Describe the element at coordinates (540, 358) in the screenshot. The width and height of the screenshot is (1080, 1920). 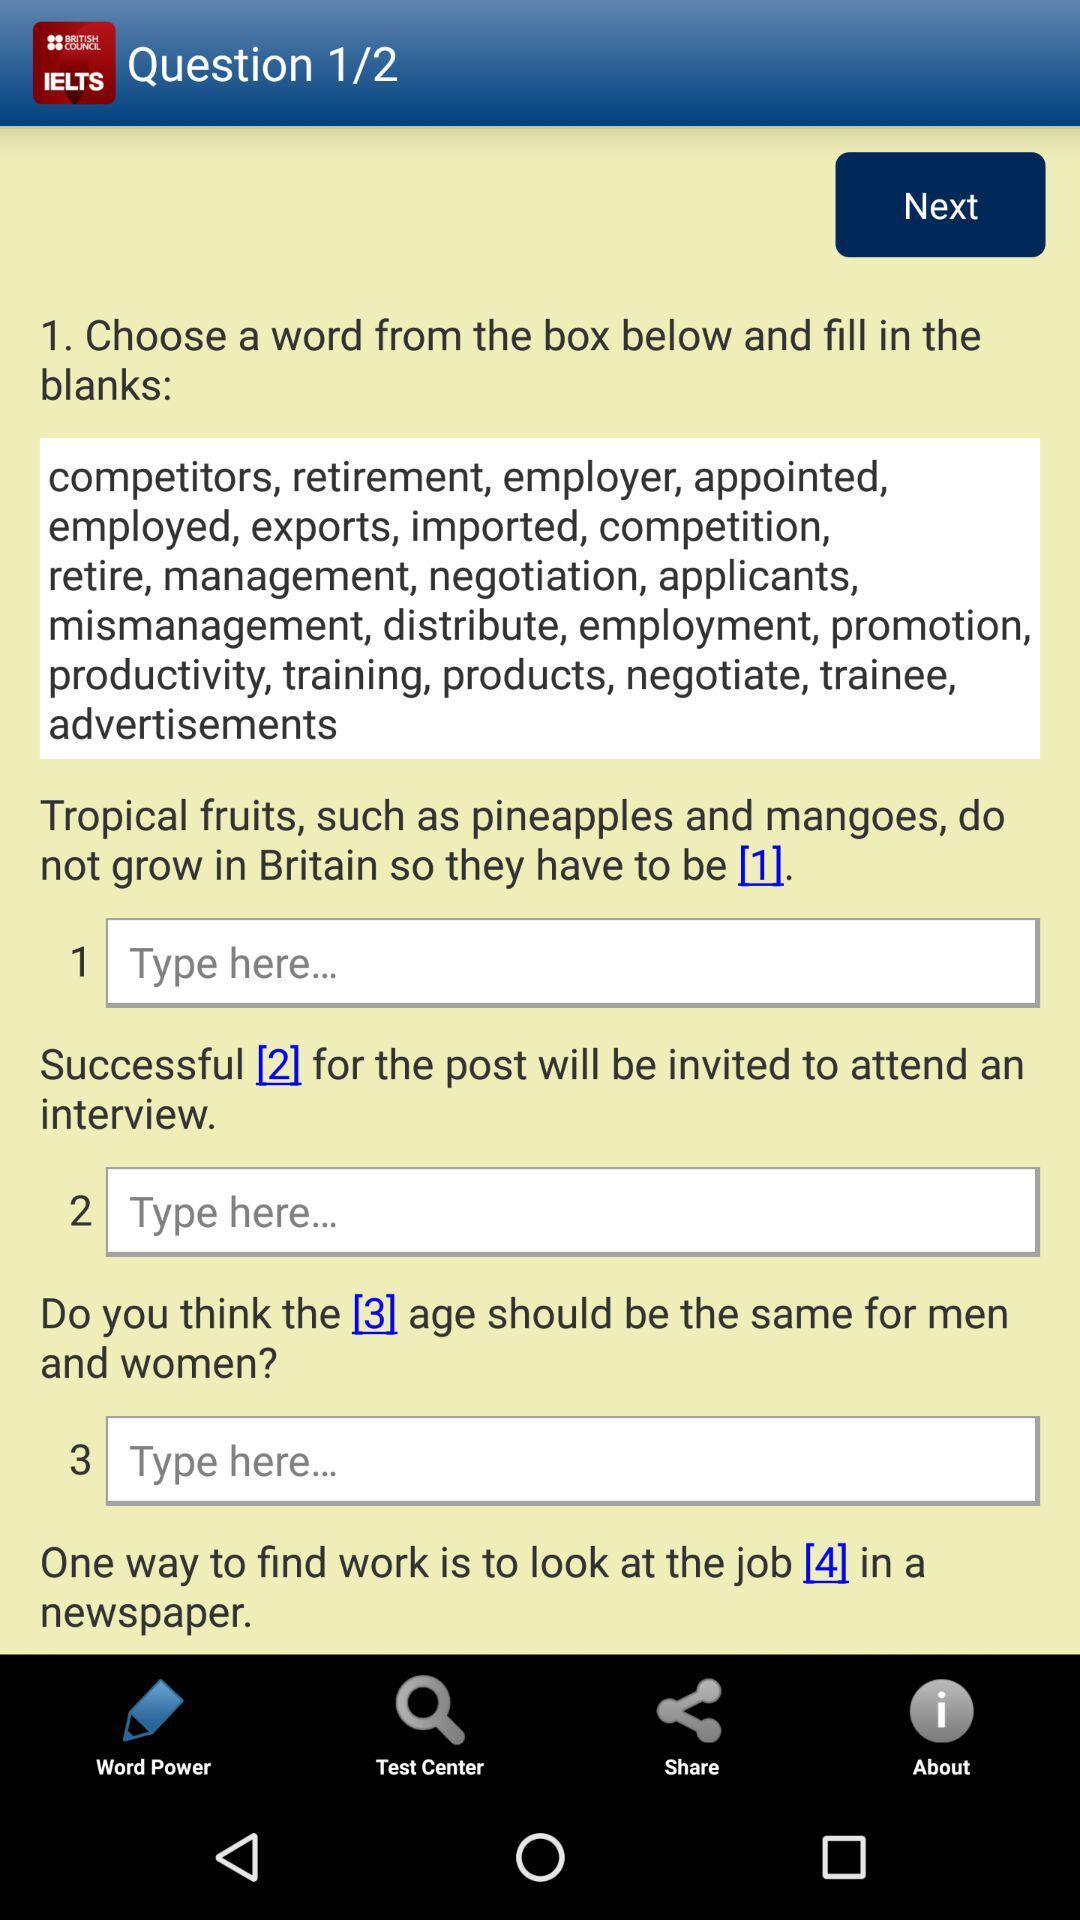
I see `1 choose a item` at that location.